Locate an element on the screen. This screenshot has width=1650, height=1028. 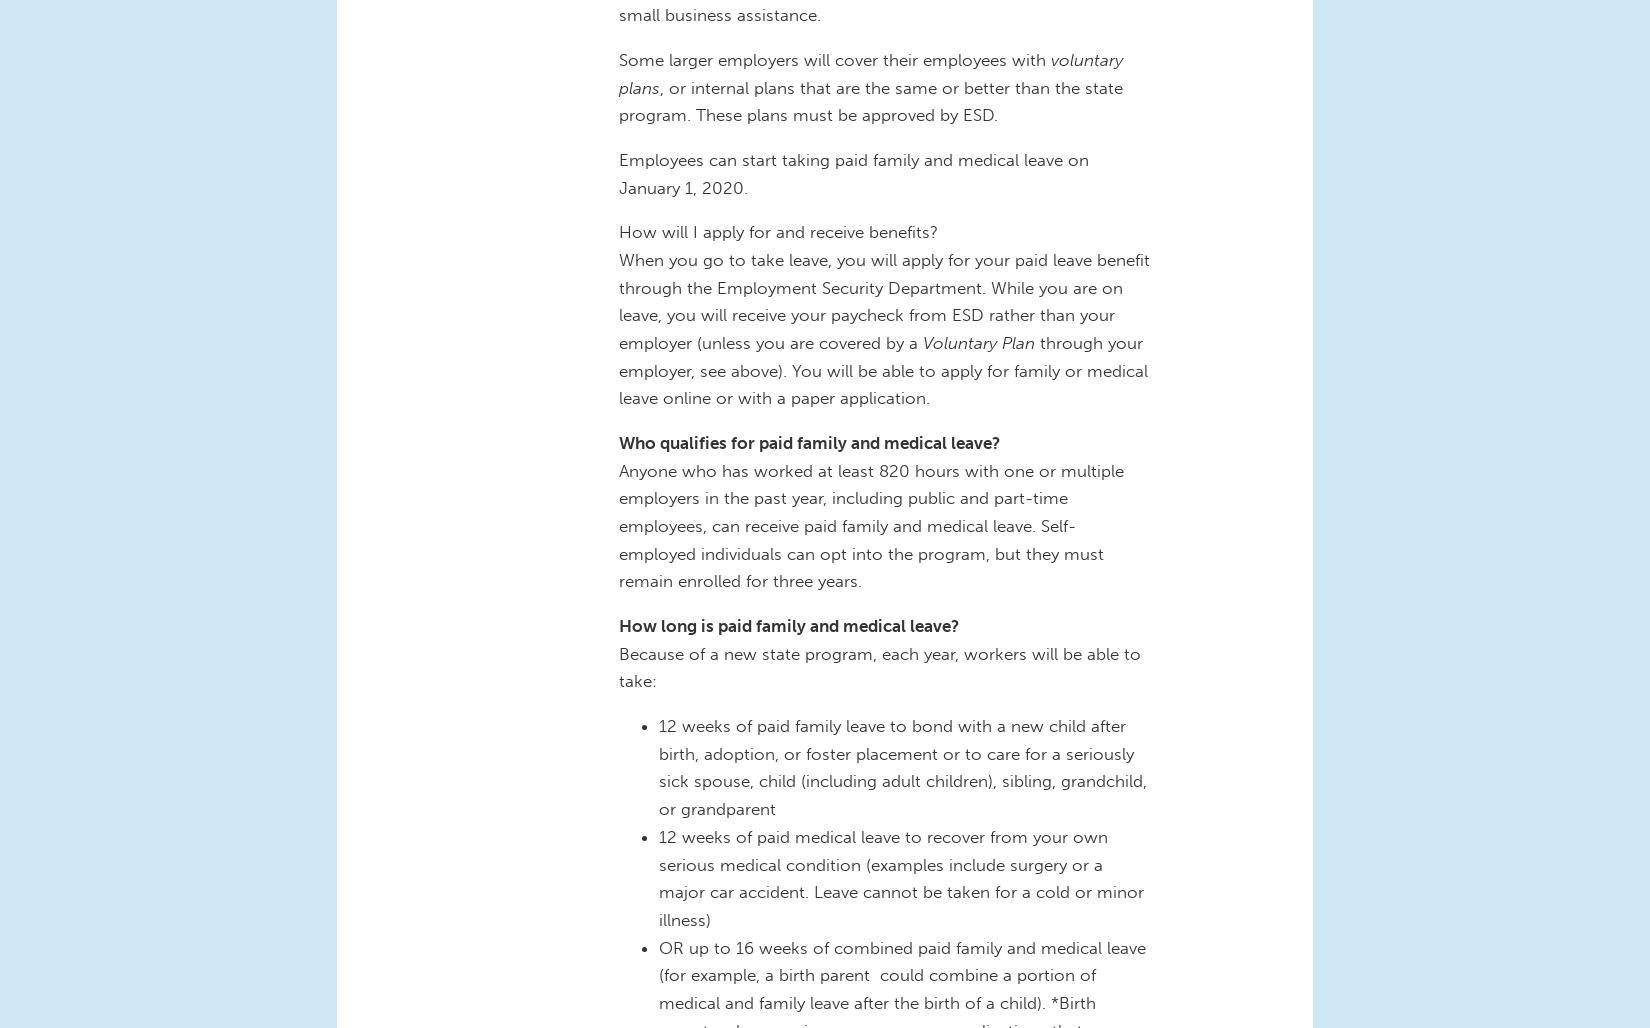
'Who qualifies for paid family and medical leave?' is located at coordinates (810, 442).